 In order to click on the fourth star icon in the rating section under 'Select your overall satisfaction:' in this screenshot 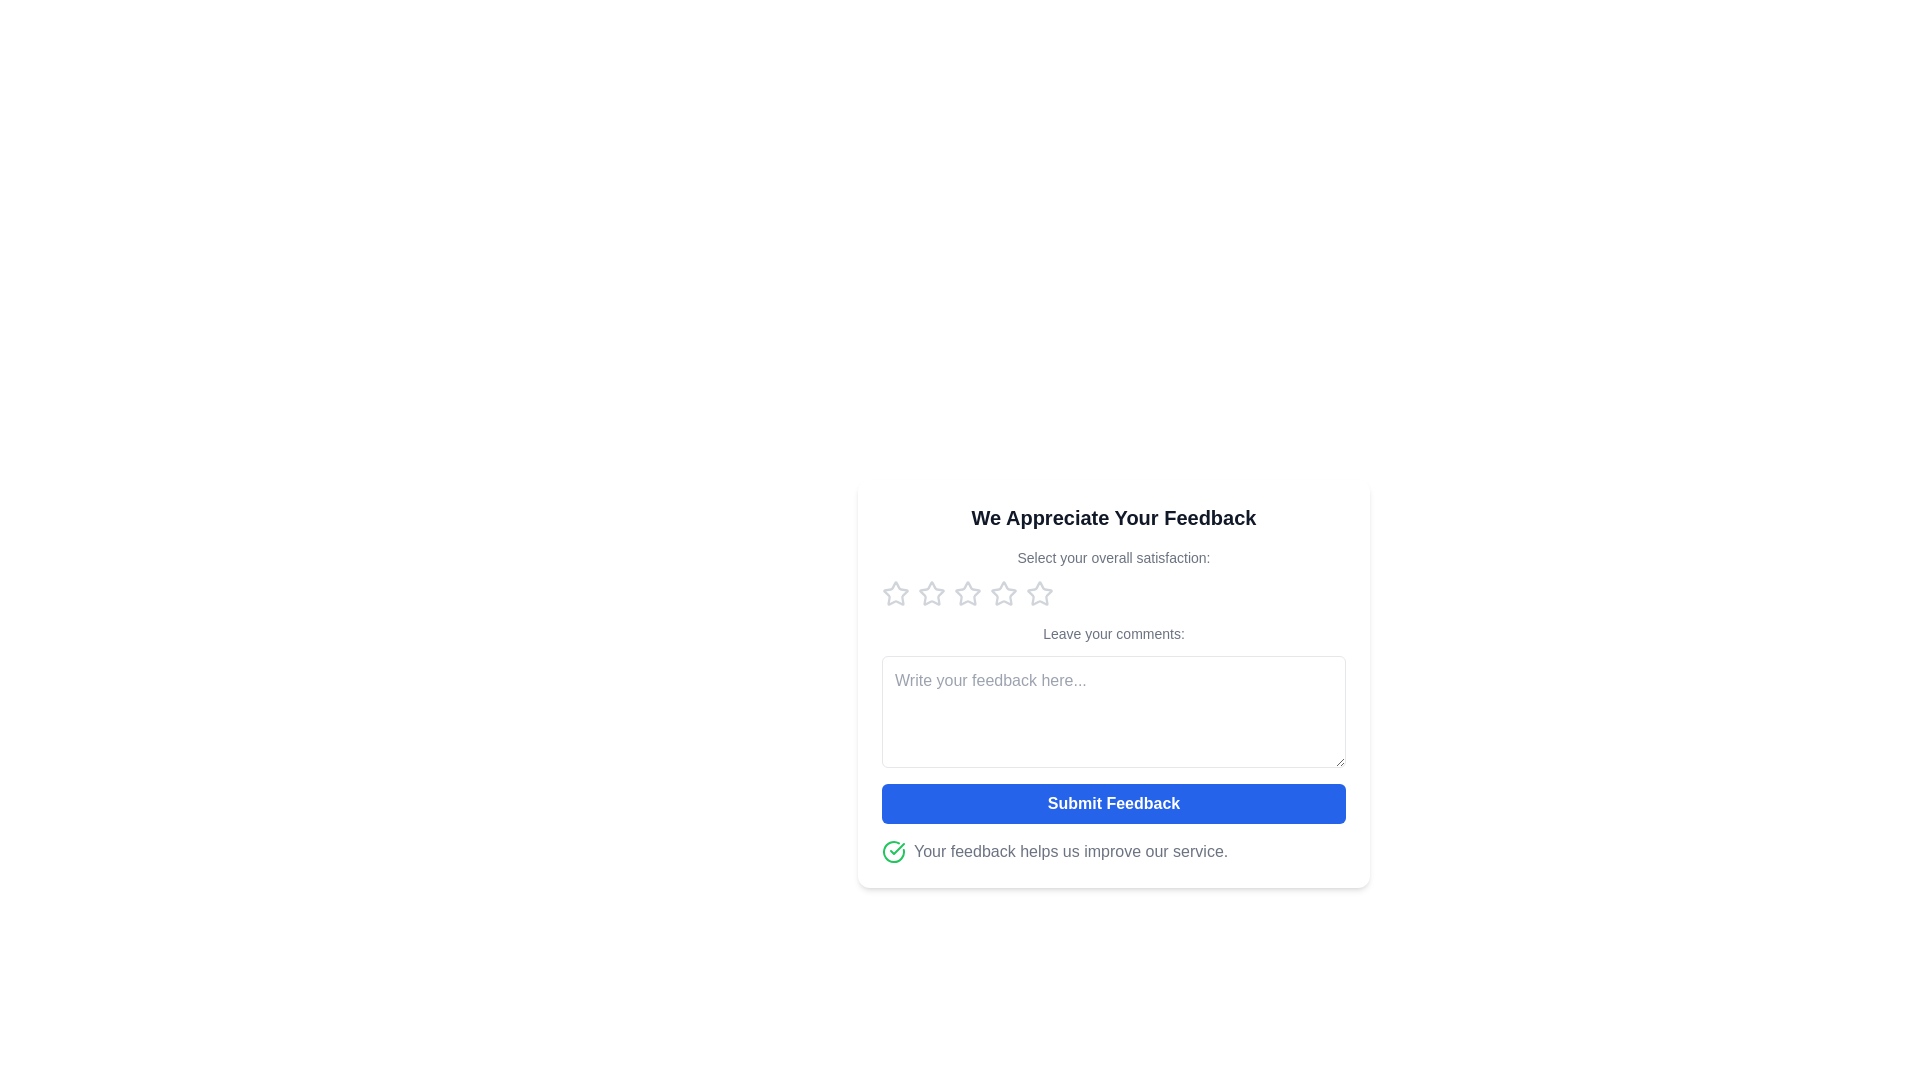, I will do `click(1003, 593)`.